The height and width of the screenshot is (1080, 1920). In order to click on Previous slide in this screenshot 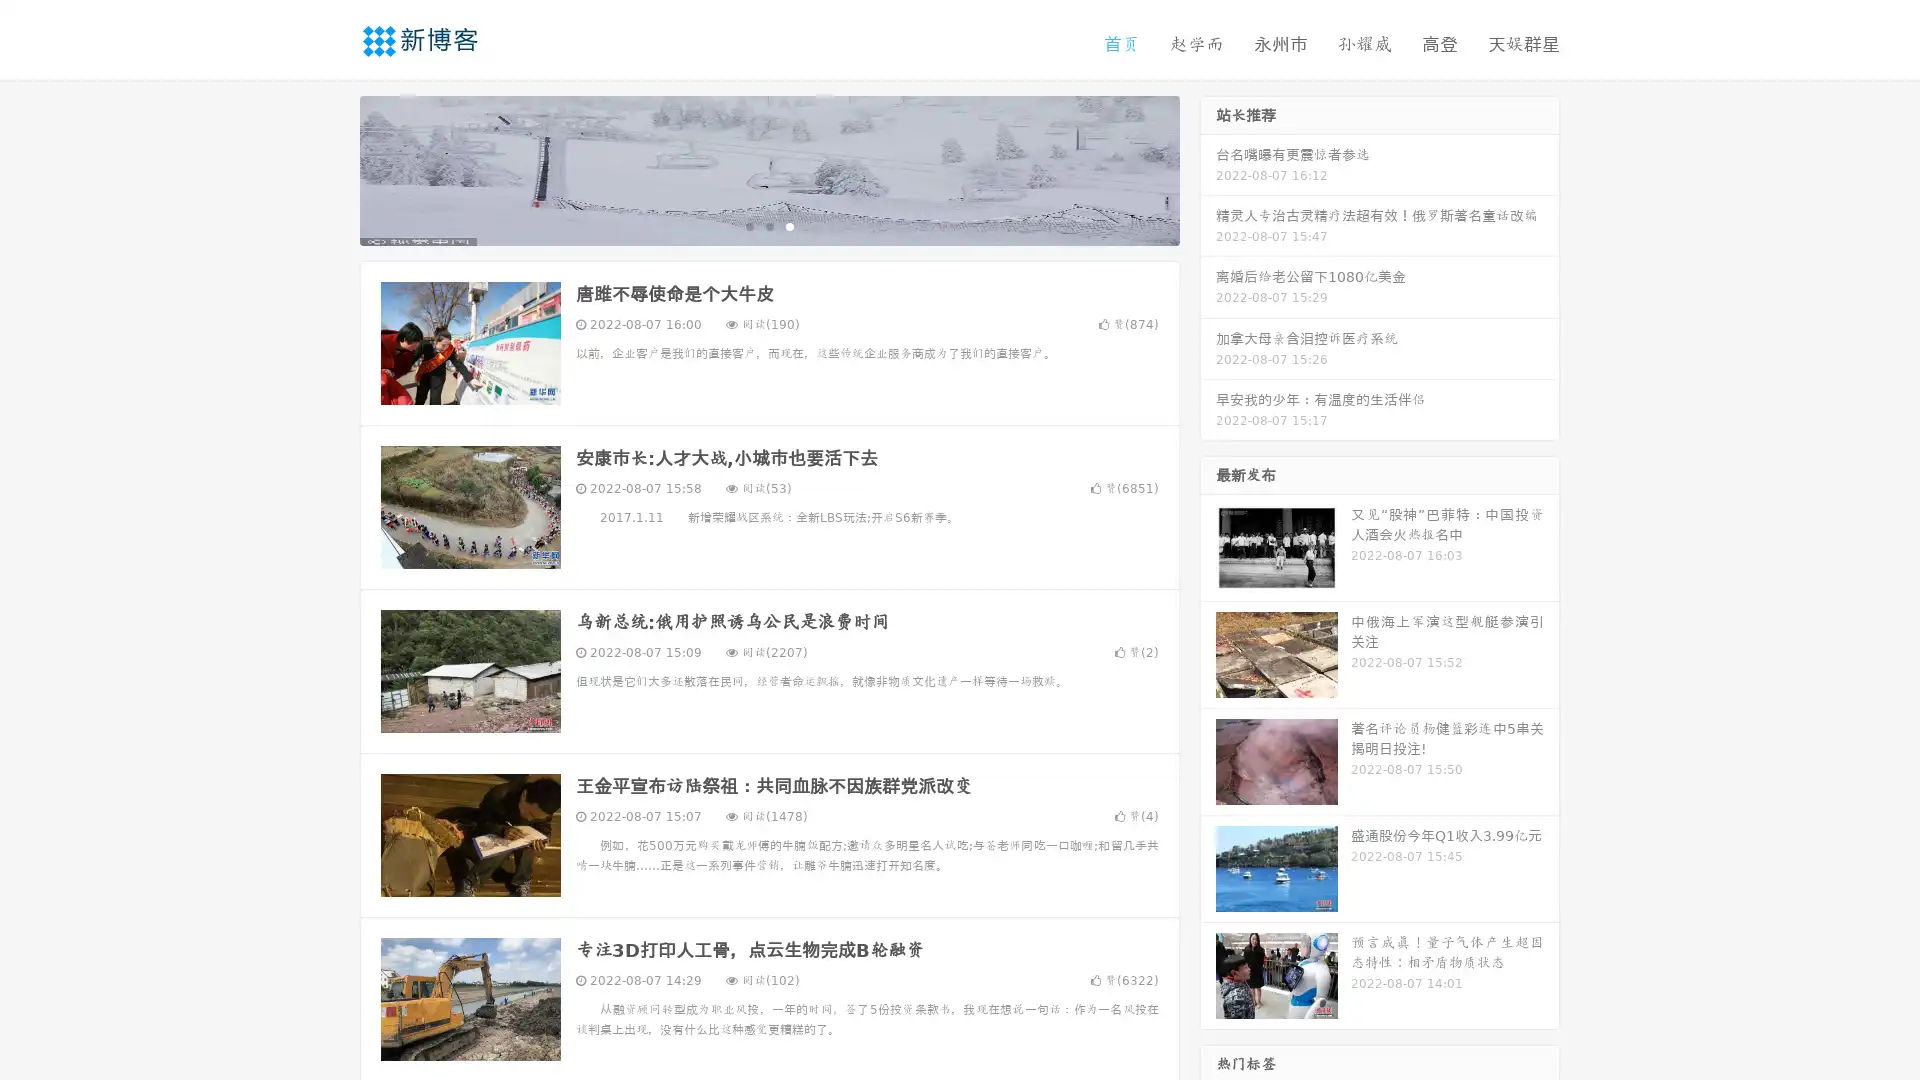, I will do `click(330, 168)`.